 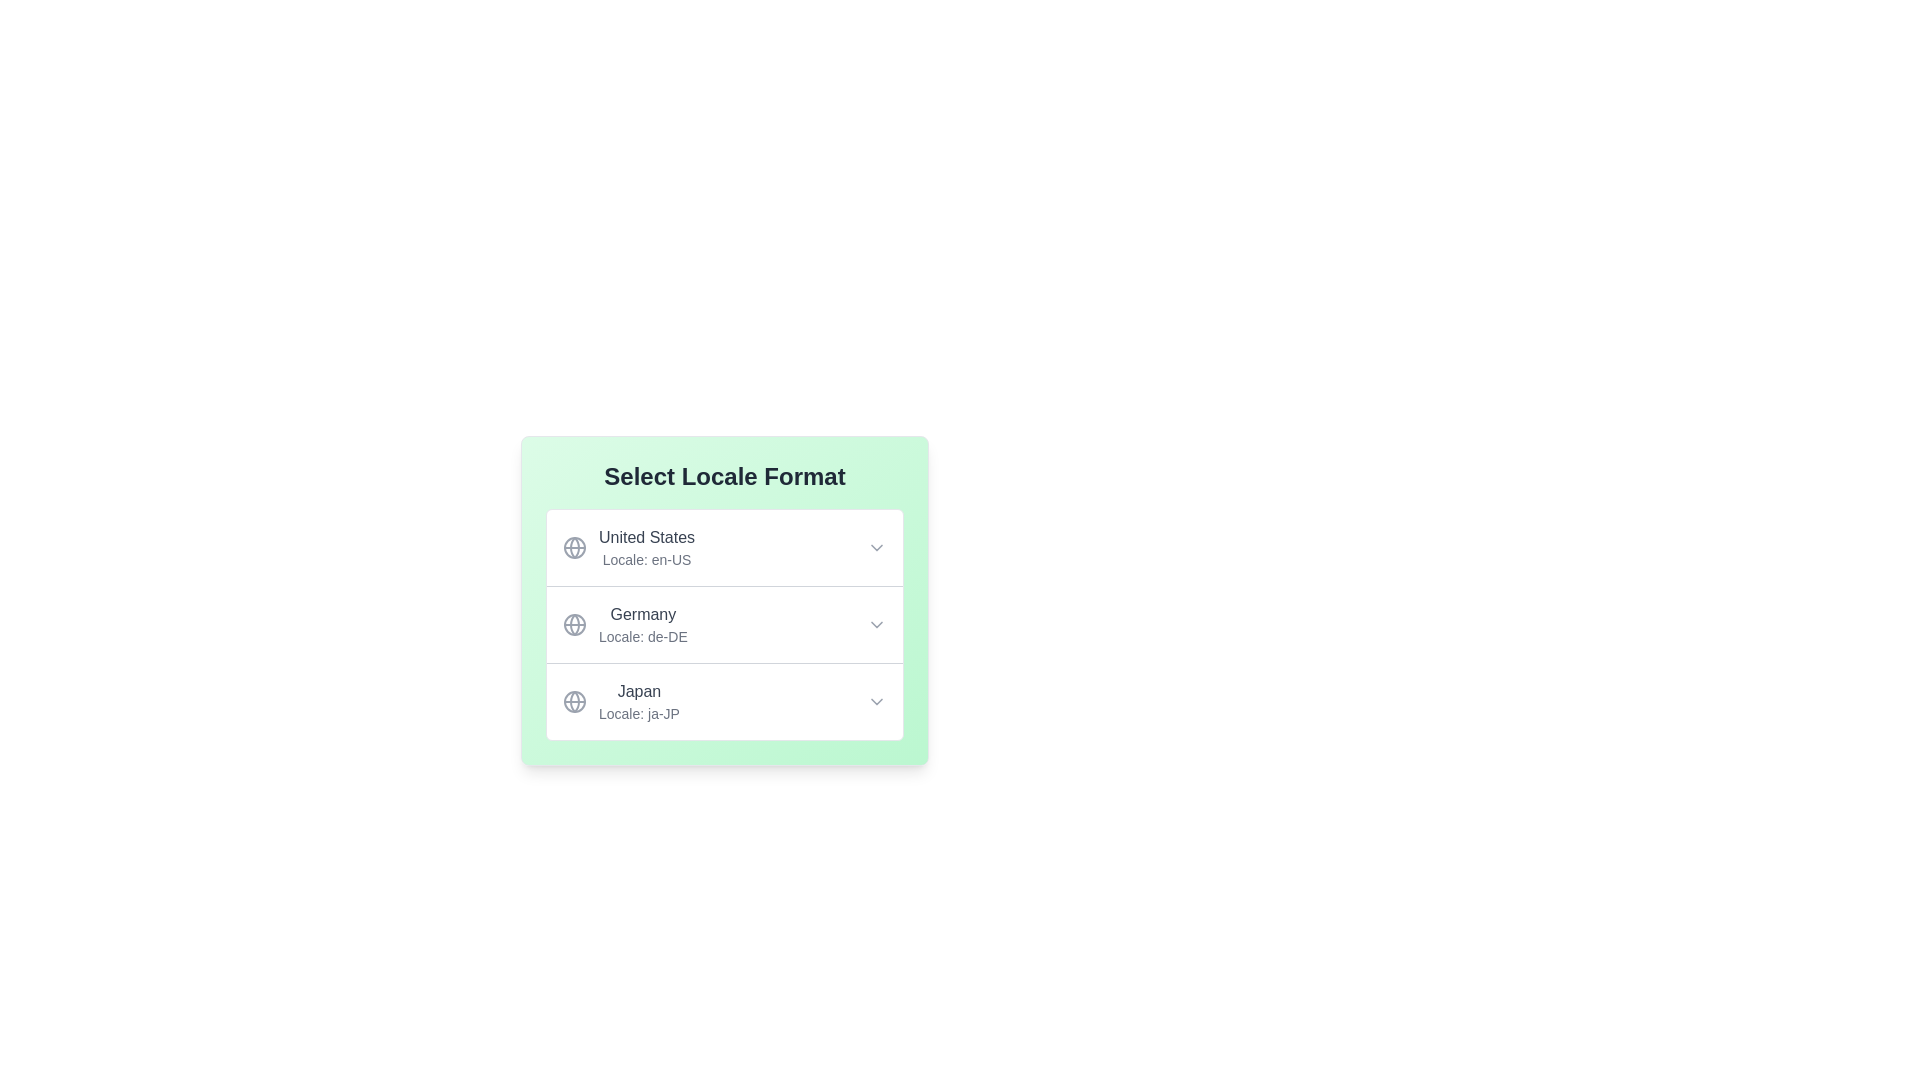 What do you see at coordinates (647, 559) in the screenshot?
I see `the text label displaying 'Locale: en-US', which is located directly beneath 'United States' in the list of locale options` at bounding box center [647, 559].